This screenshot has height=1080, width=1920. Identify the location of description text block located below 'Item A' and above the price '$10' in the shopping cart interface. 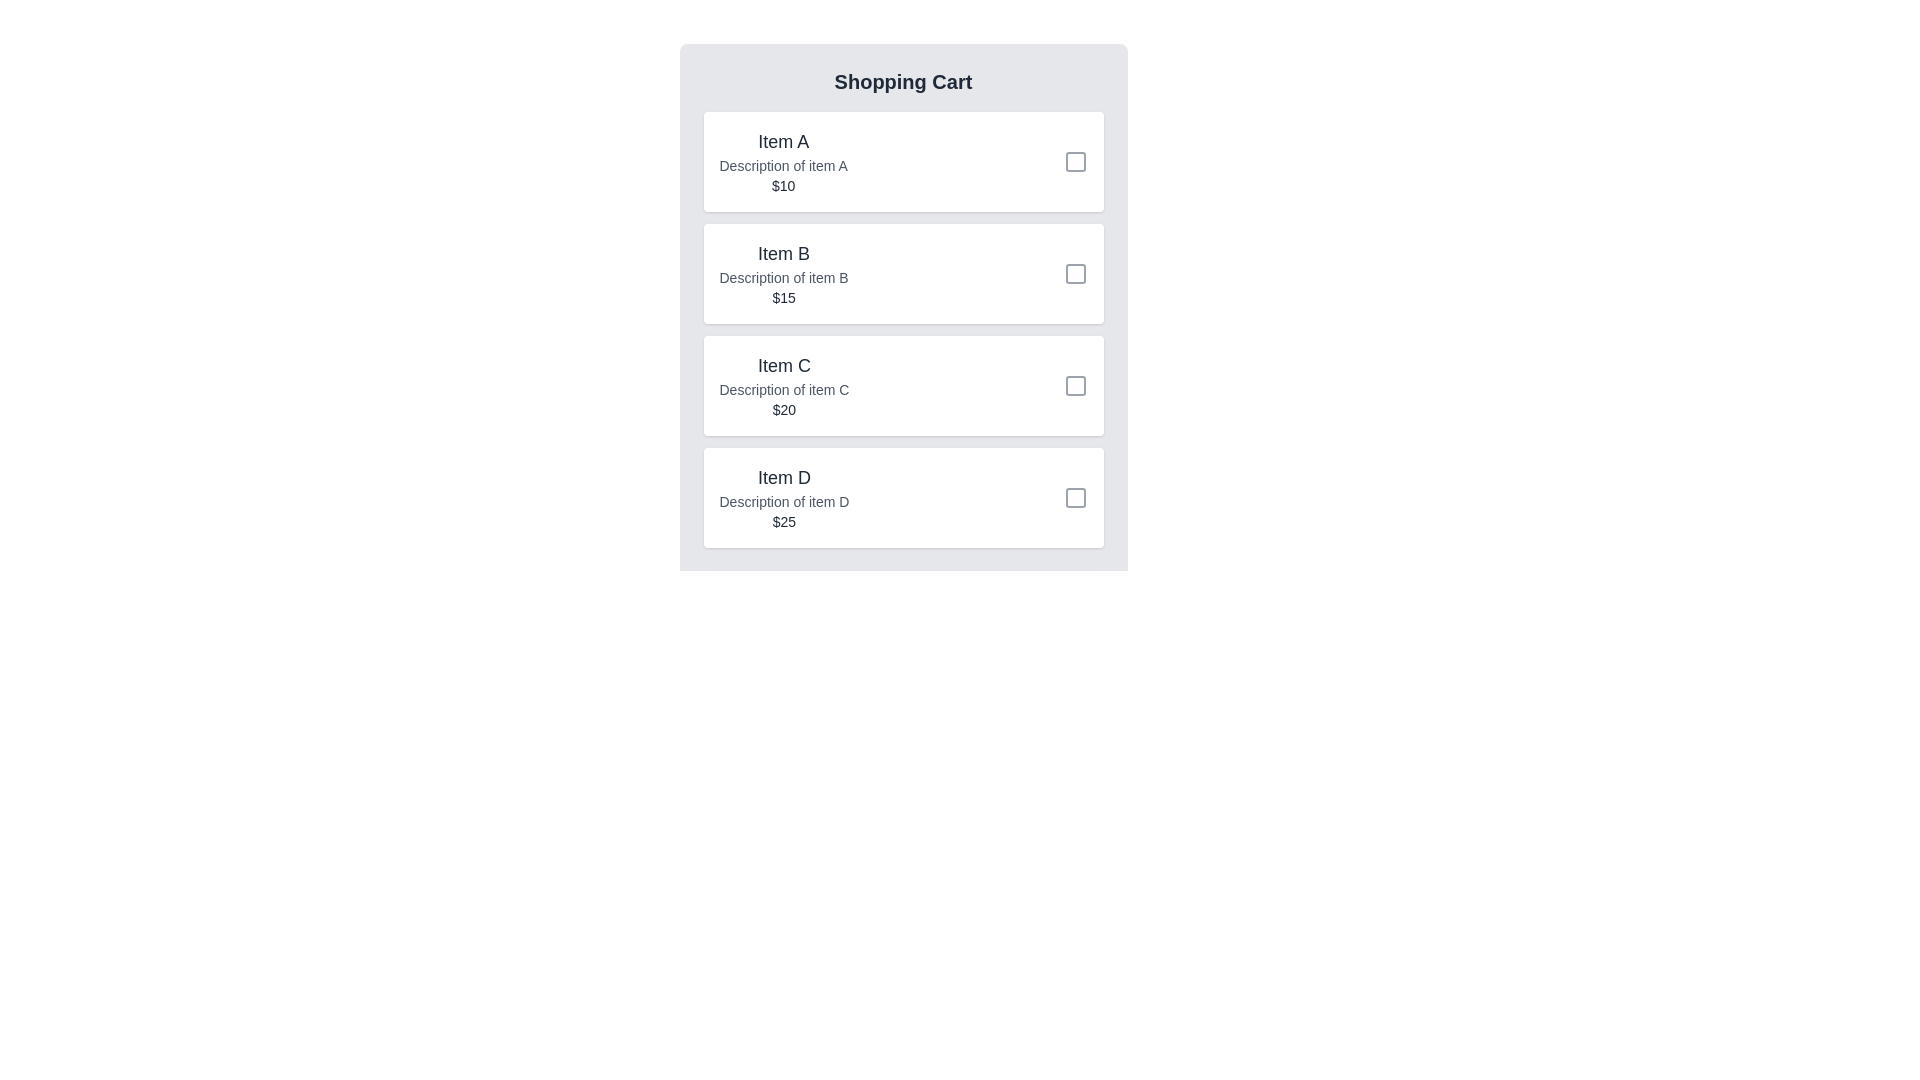
(782, 164).